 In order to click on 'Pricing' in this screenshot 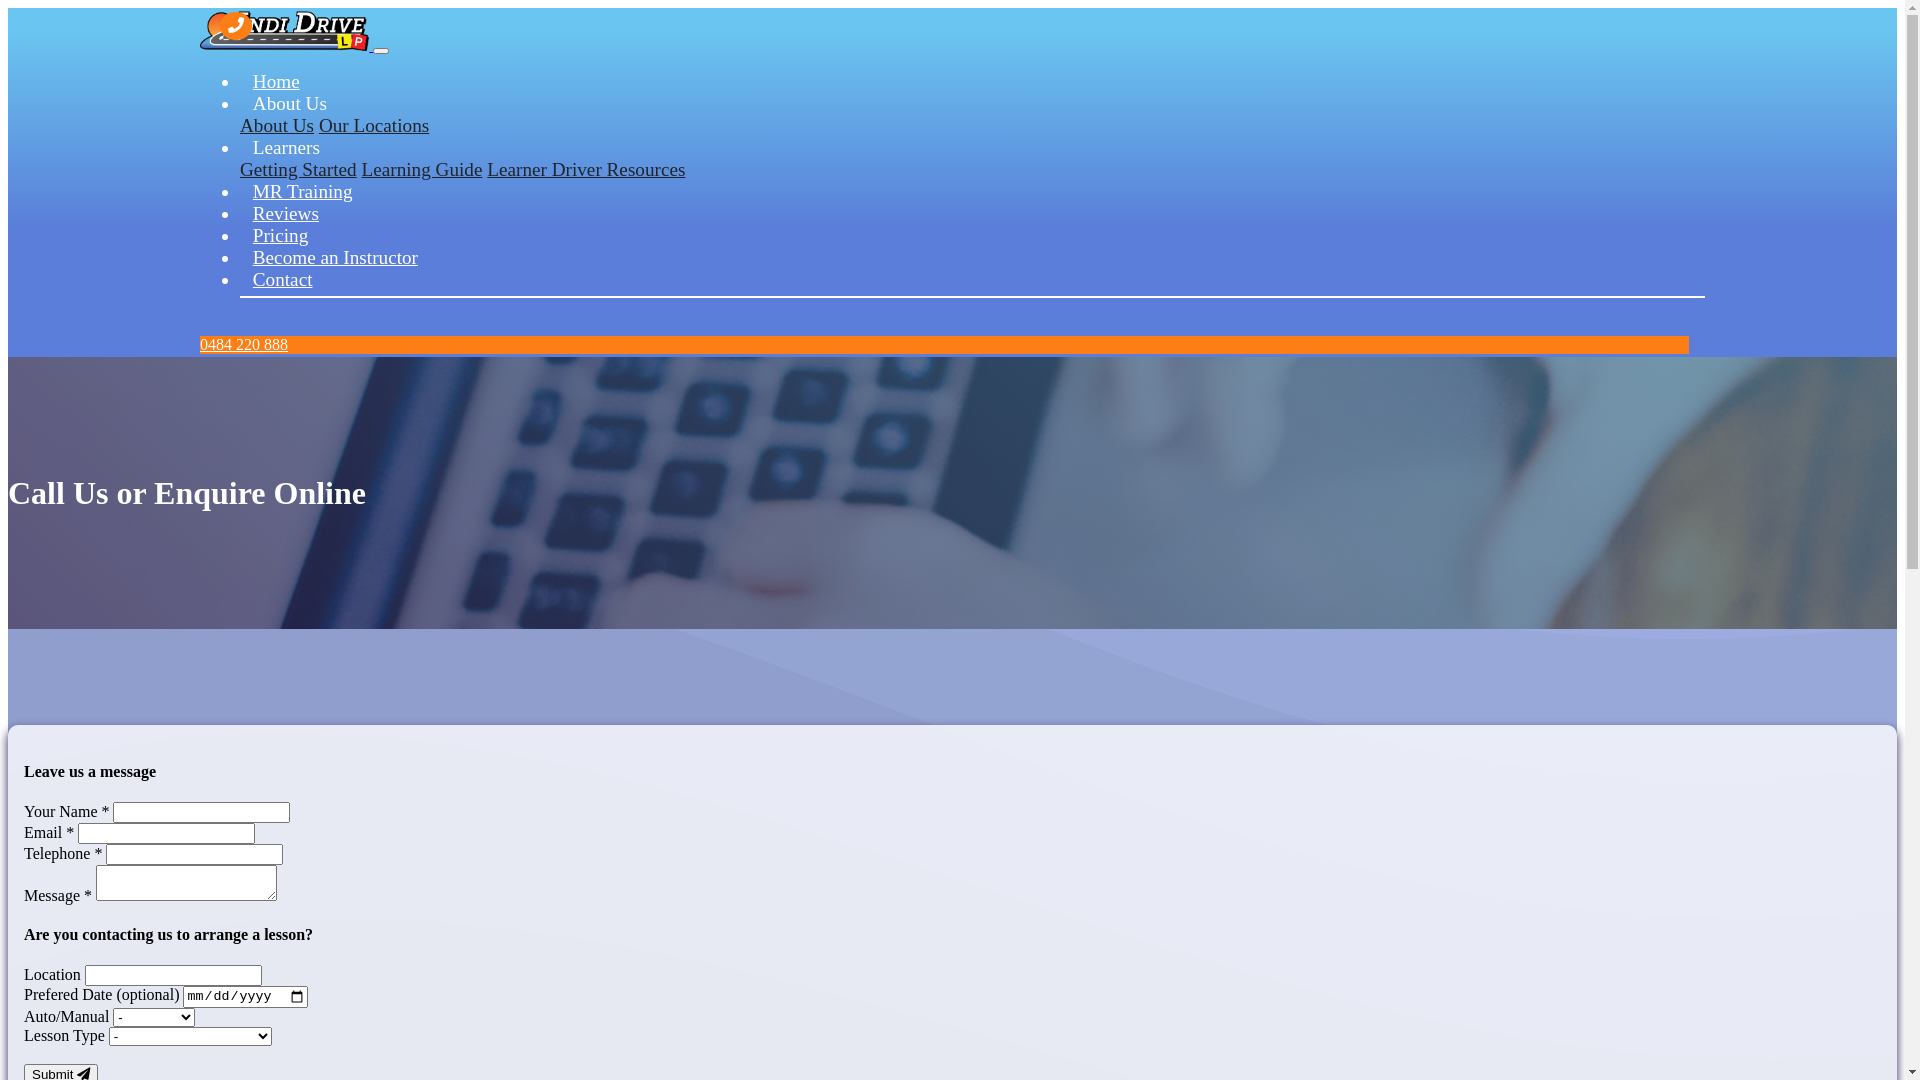, I will do `click(279, 234)`.